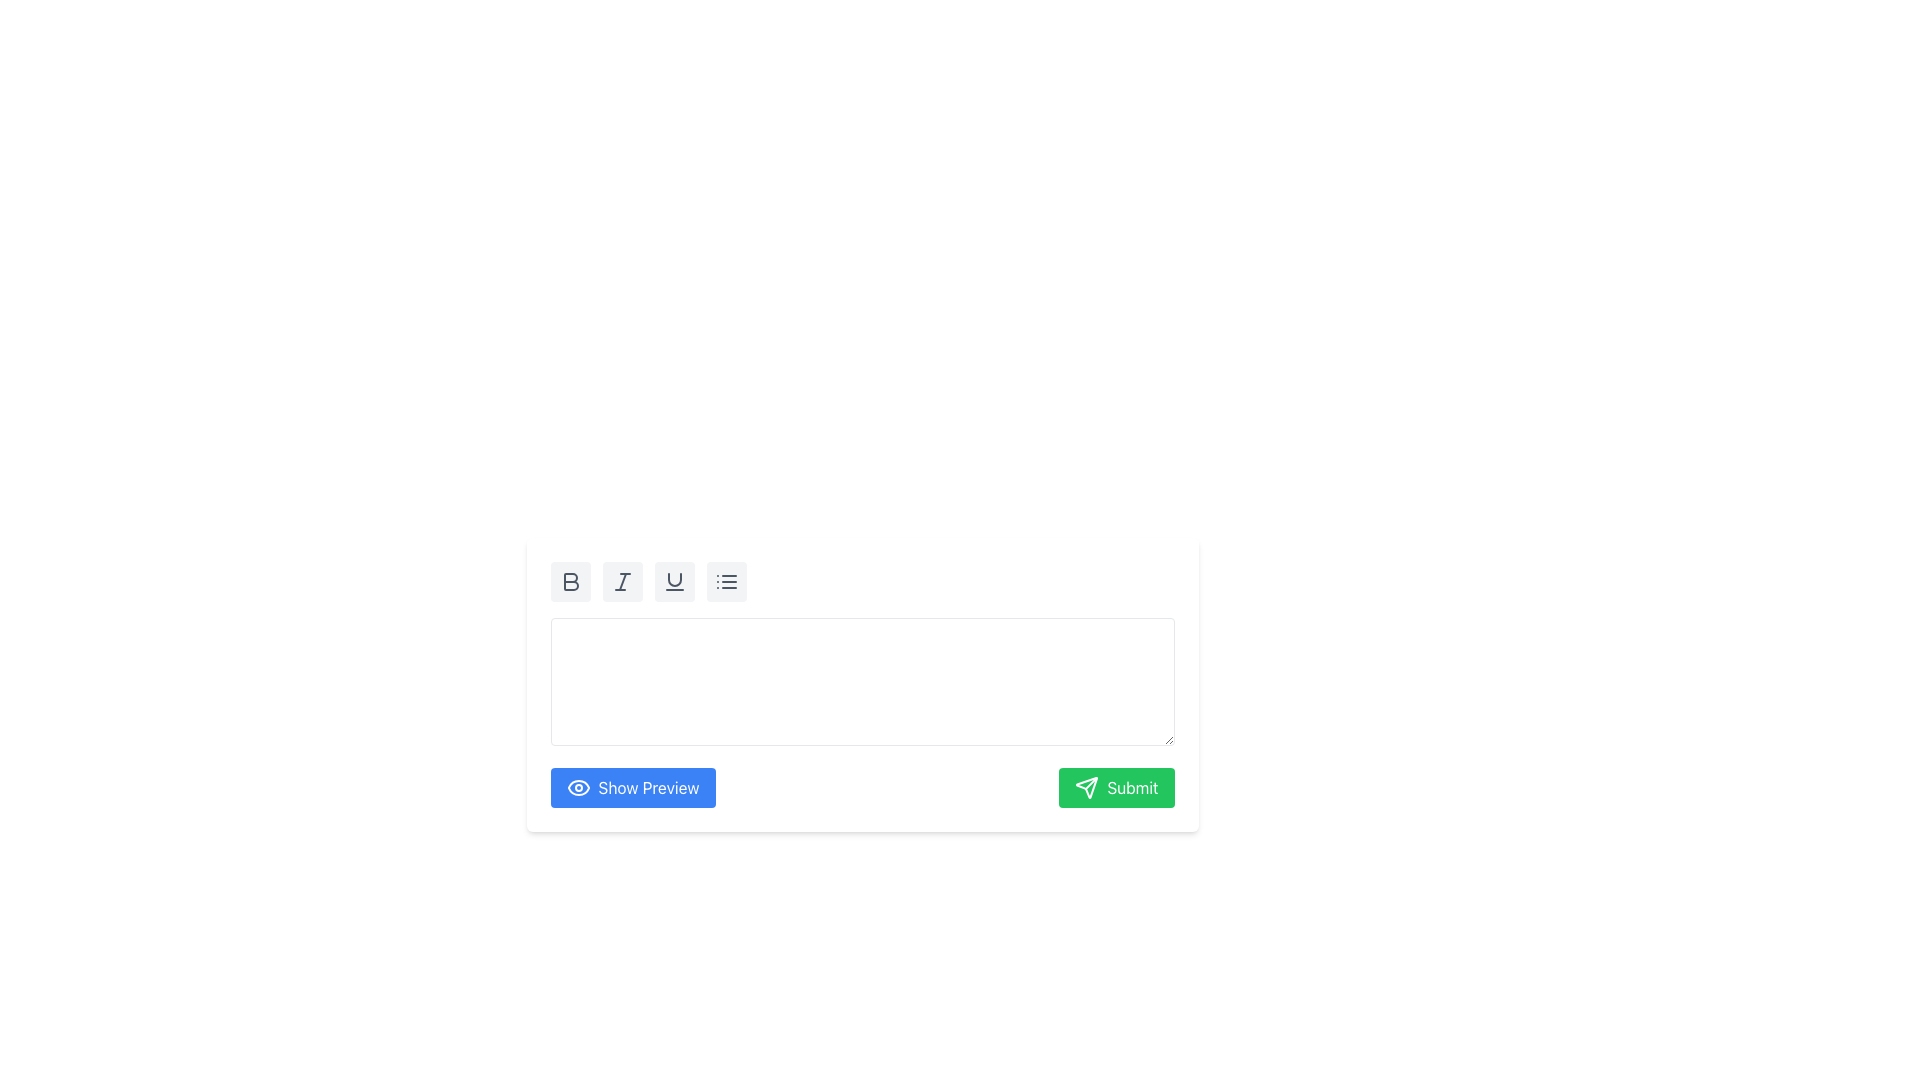  Describe the element at coordinates (1115, 786) in the screenshot. I see `the second button used to submit the form, located to the right of the 'Show Preview' button, to trigger any associated hover effects` at that location.